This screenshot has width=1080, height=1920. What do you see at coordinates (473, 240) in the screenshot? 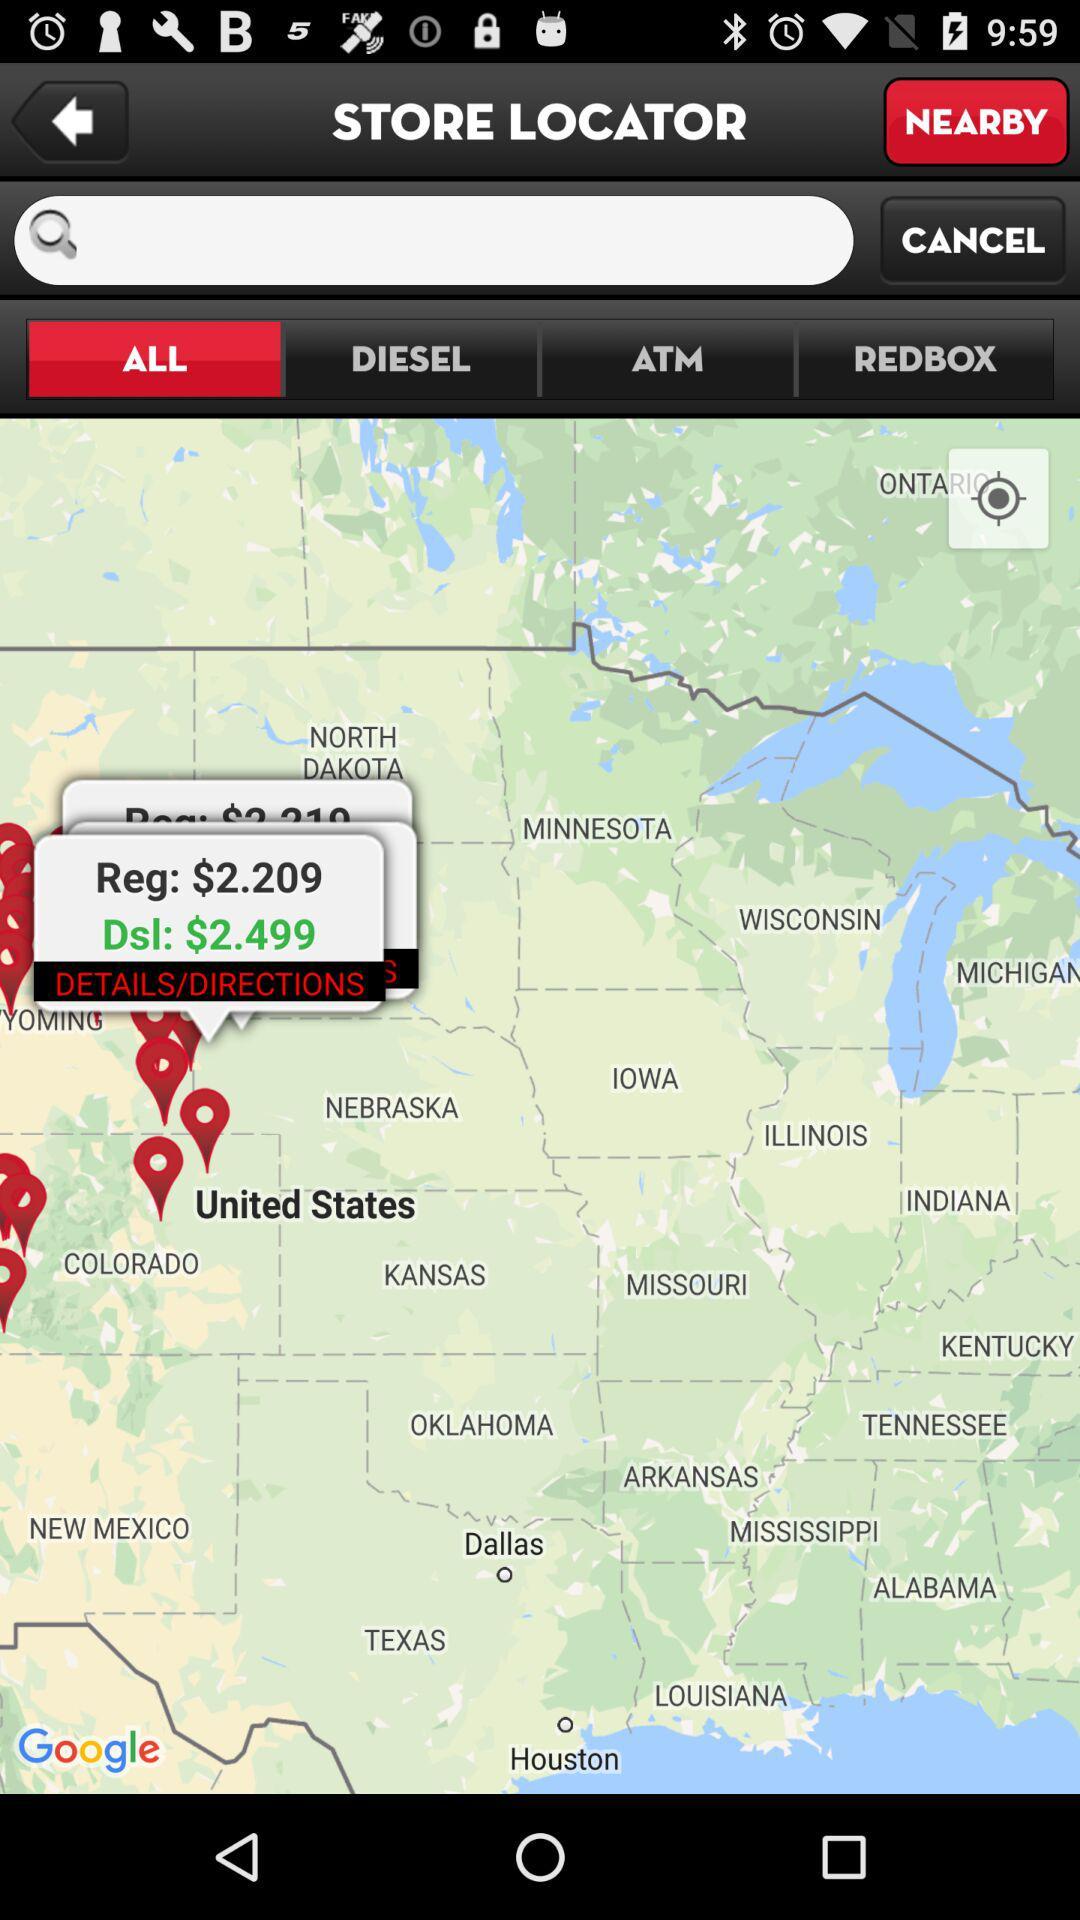
I see `search location` at bounding box center [473, 240].